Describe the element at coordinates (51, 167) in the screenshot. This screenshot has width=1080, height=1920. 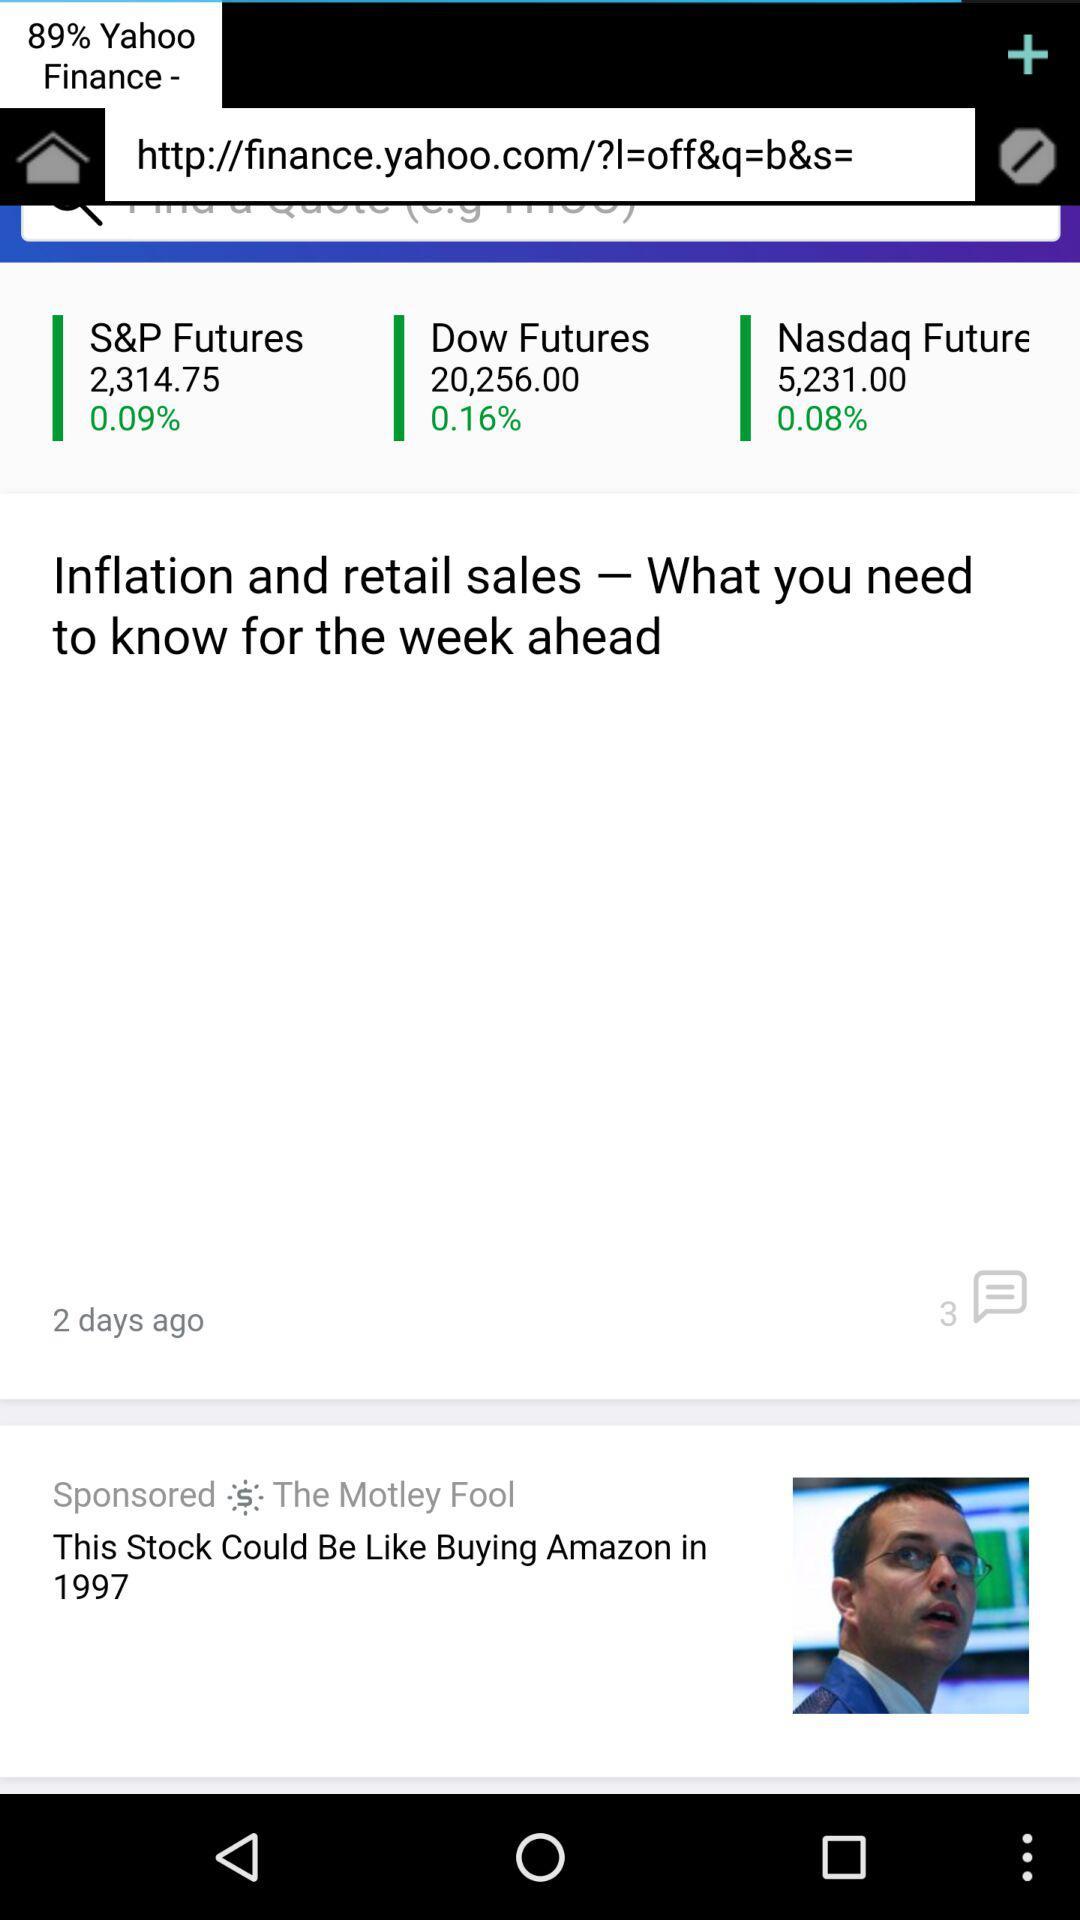
I see `the home icon` at that location.